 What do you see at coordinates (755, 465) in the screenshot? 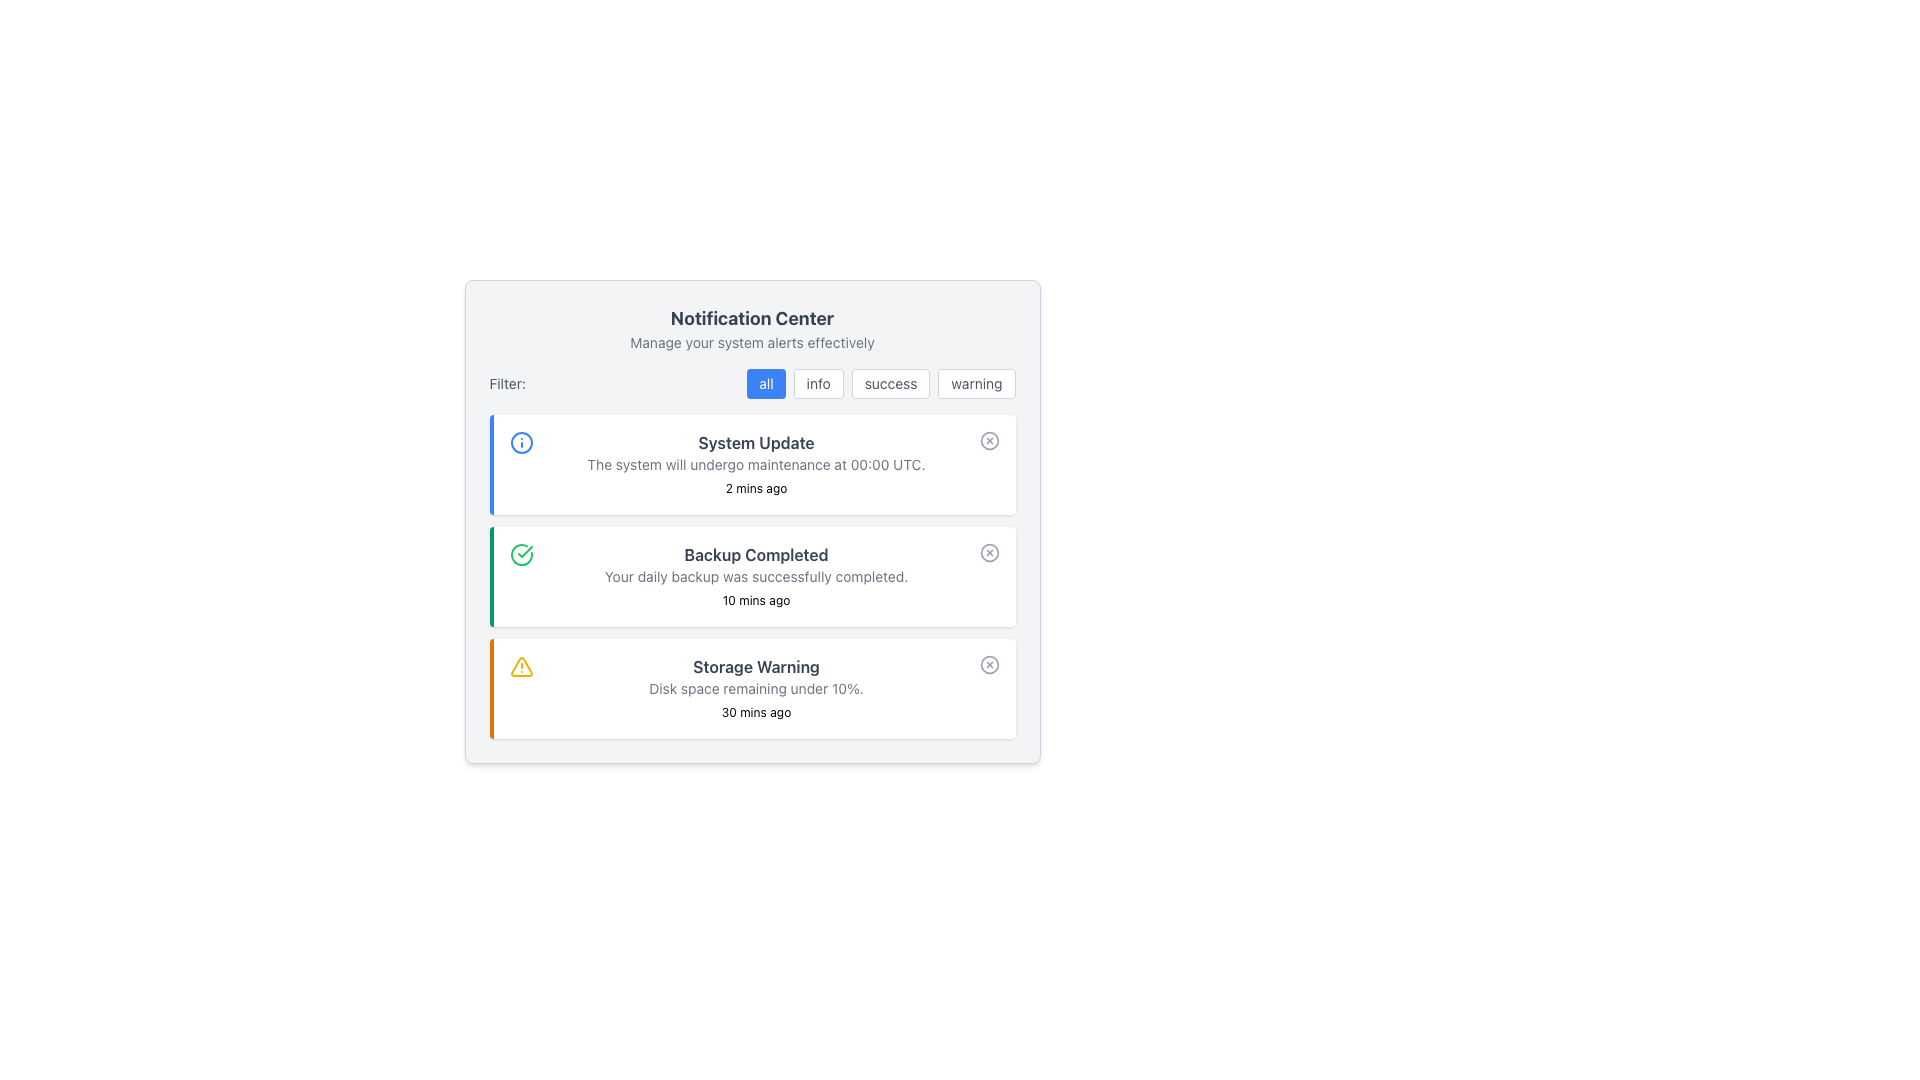
I see `the text snippet stating 'The system will undergo maintenance at 00:00 UTC.' located within the 'System Update' notification block` at bounding box center [755, 465].